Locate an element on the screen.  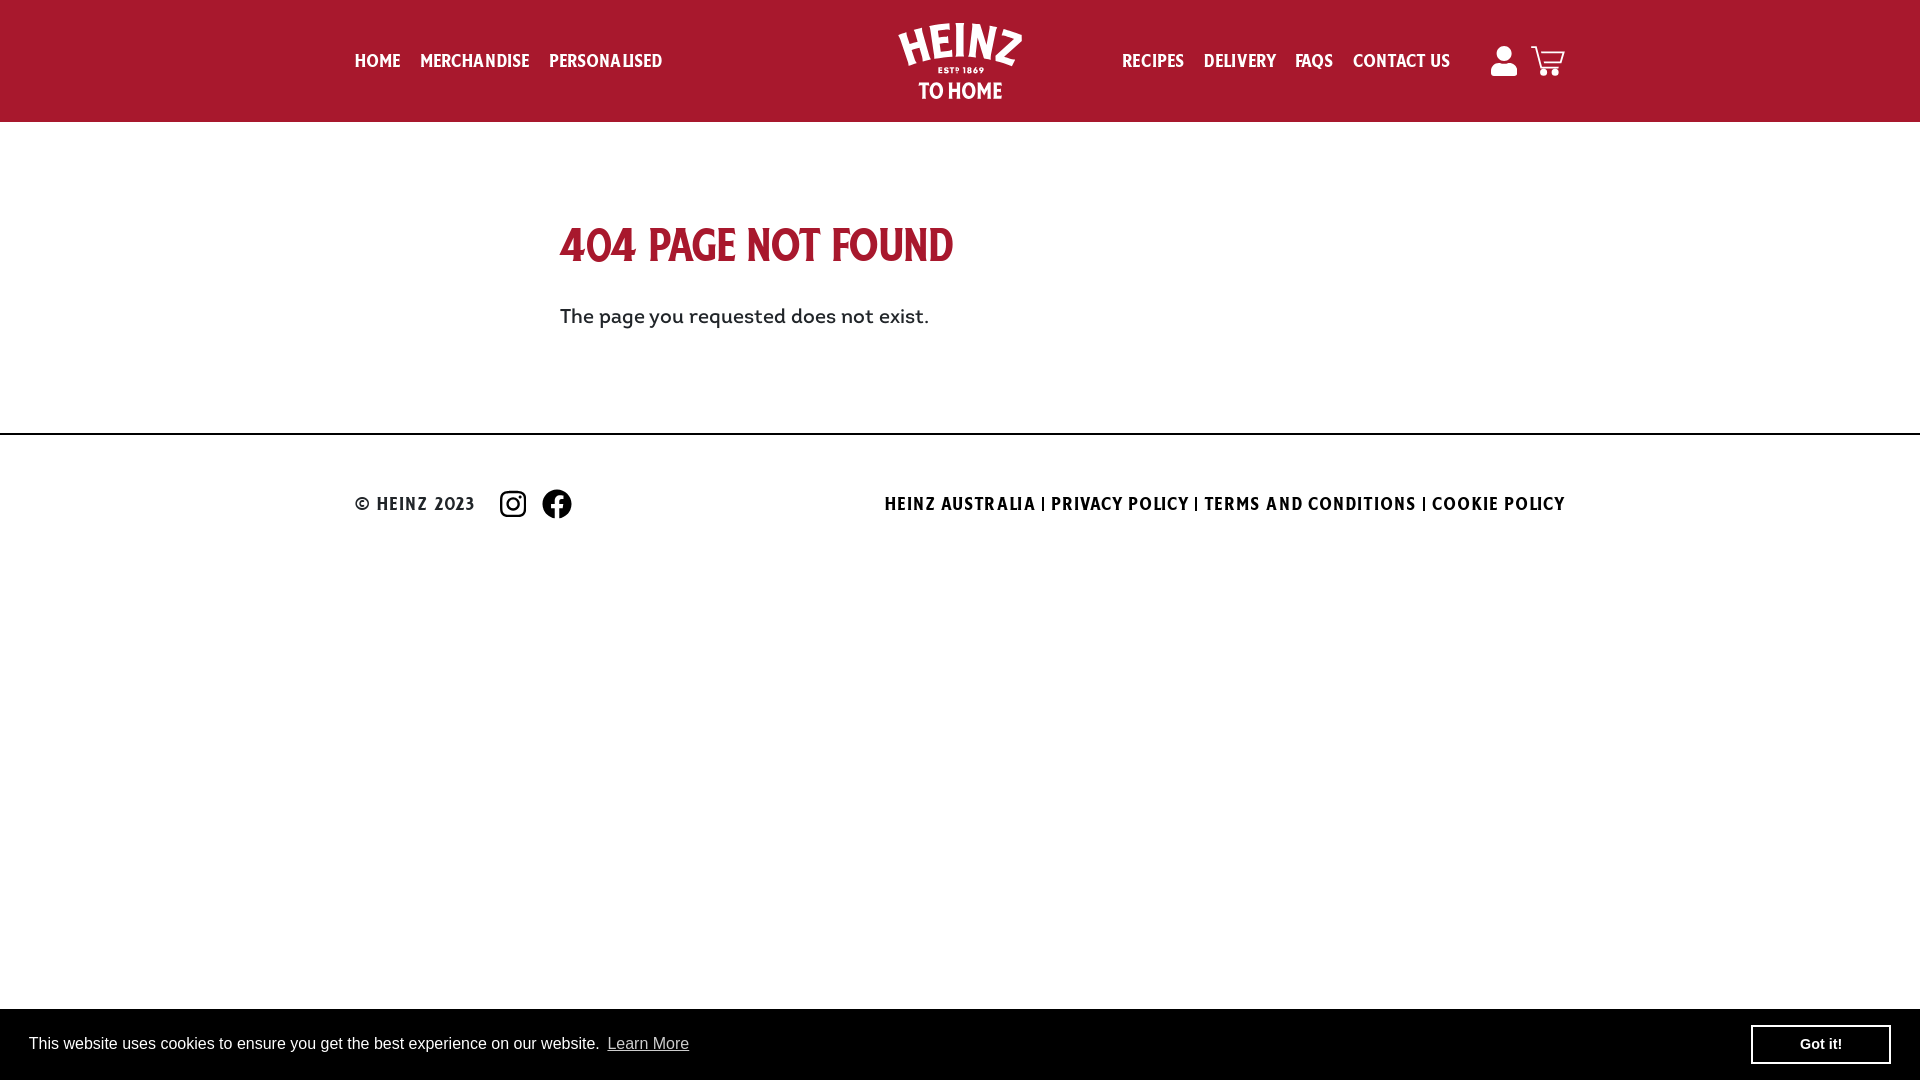
'Your account' is located at coordinates (1506, 60).